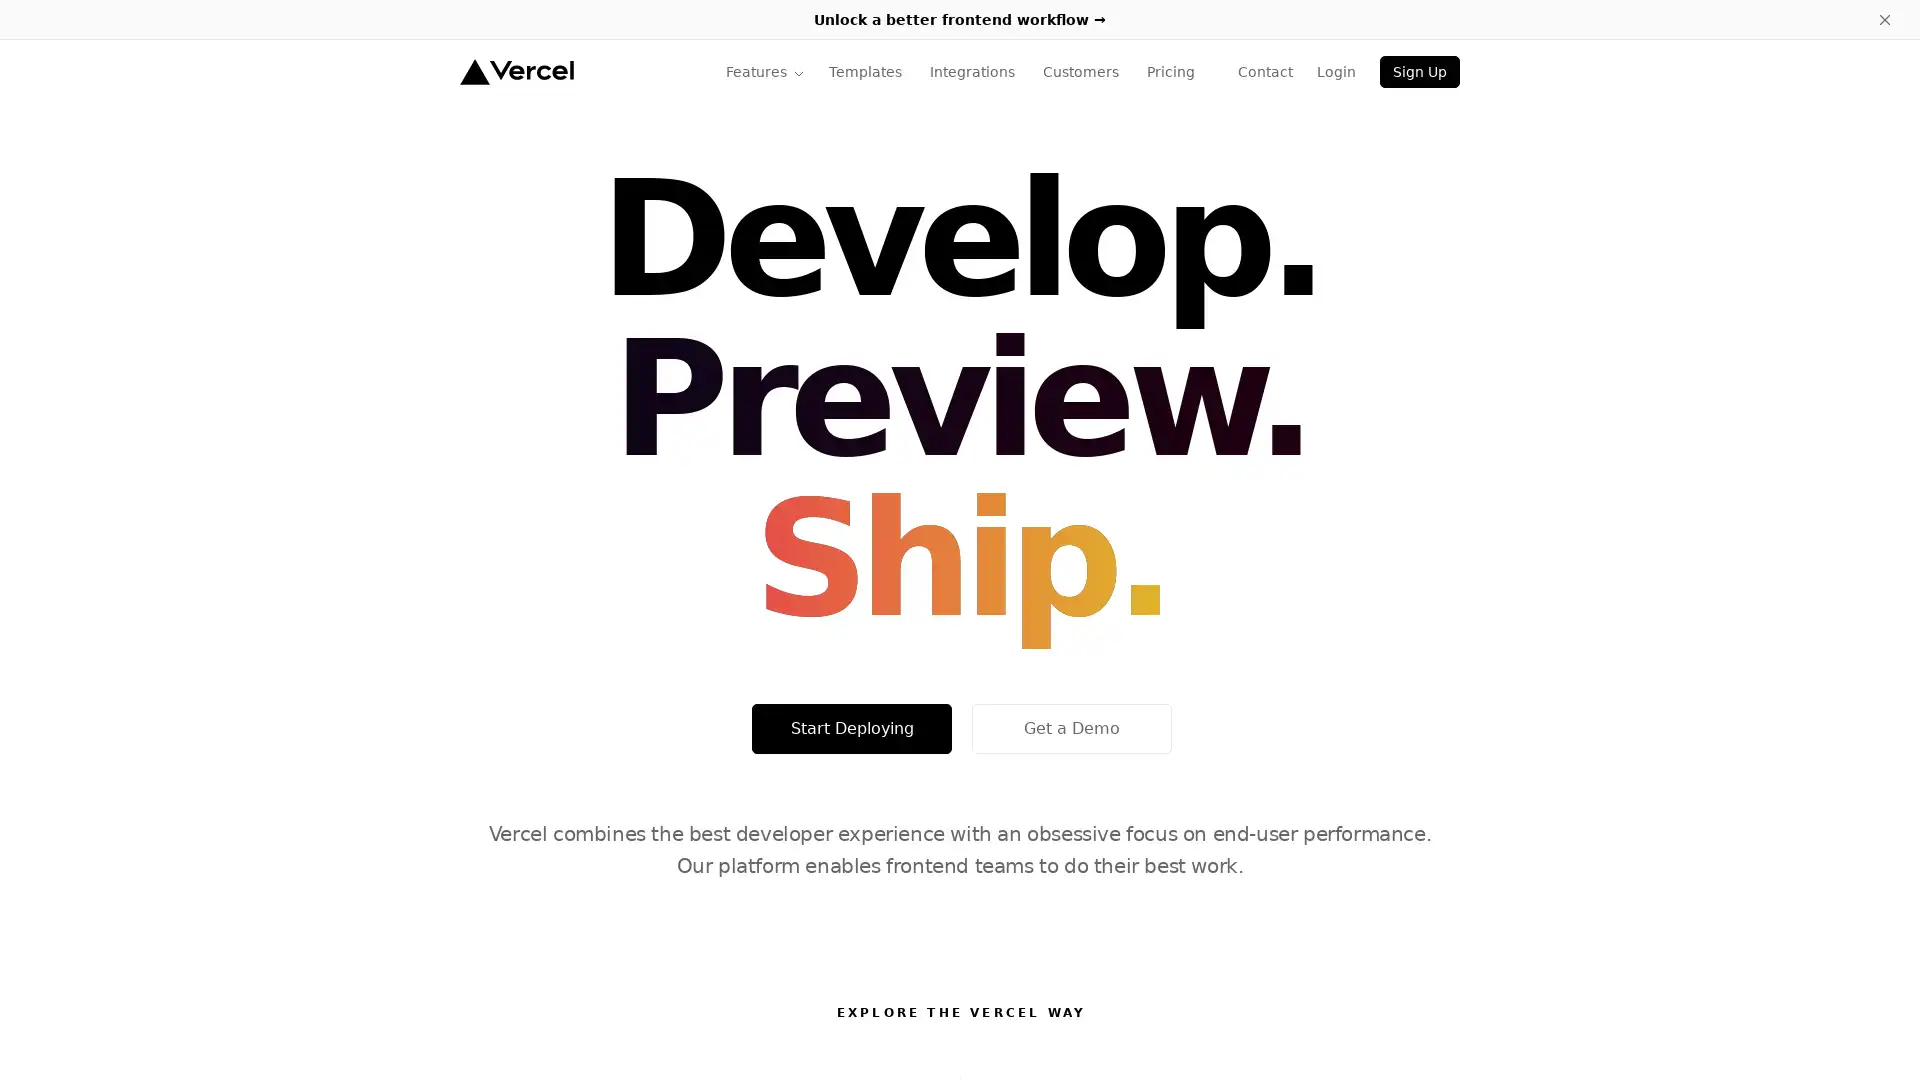  Describe the element at coordinates (516, 71) in the screenshot. I see `home` at that location.